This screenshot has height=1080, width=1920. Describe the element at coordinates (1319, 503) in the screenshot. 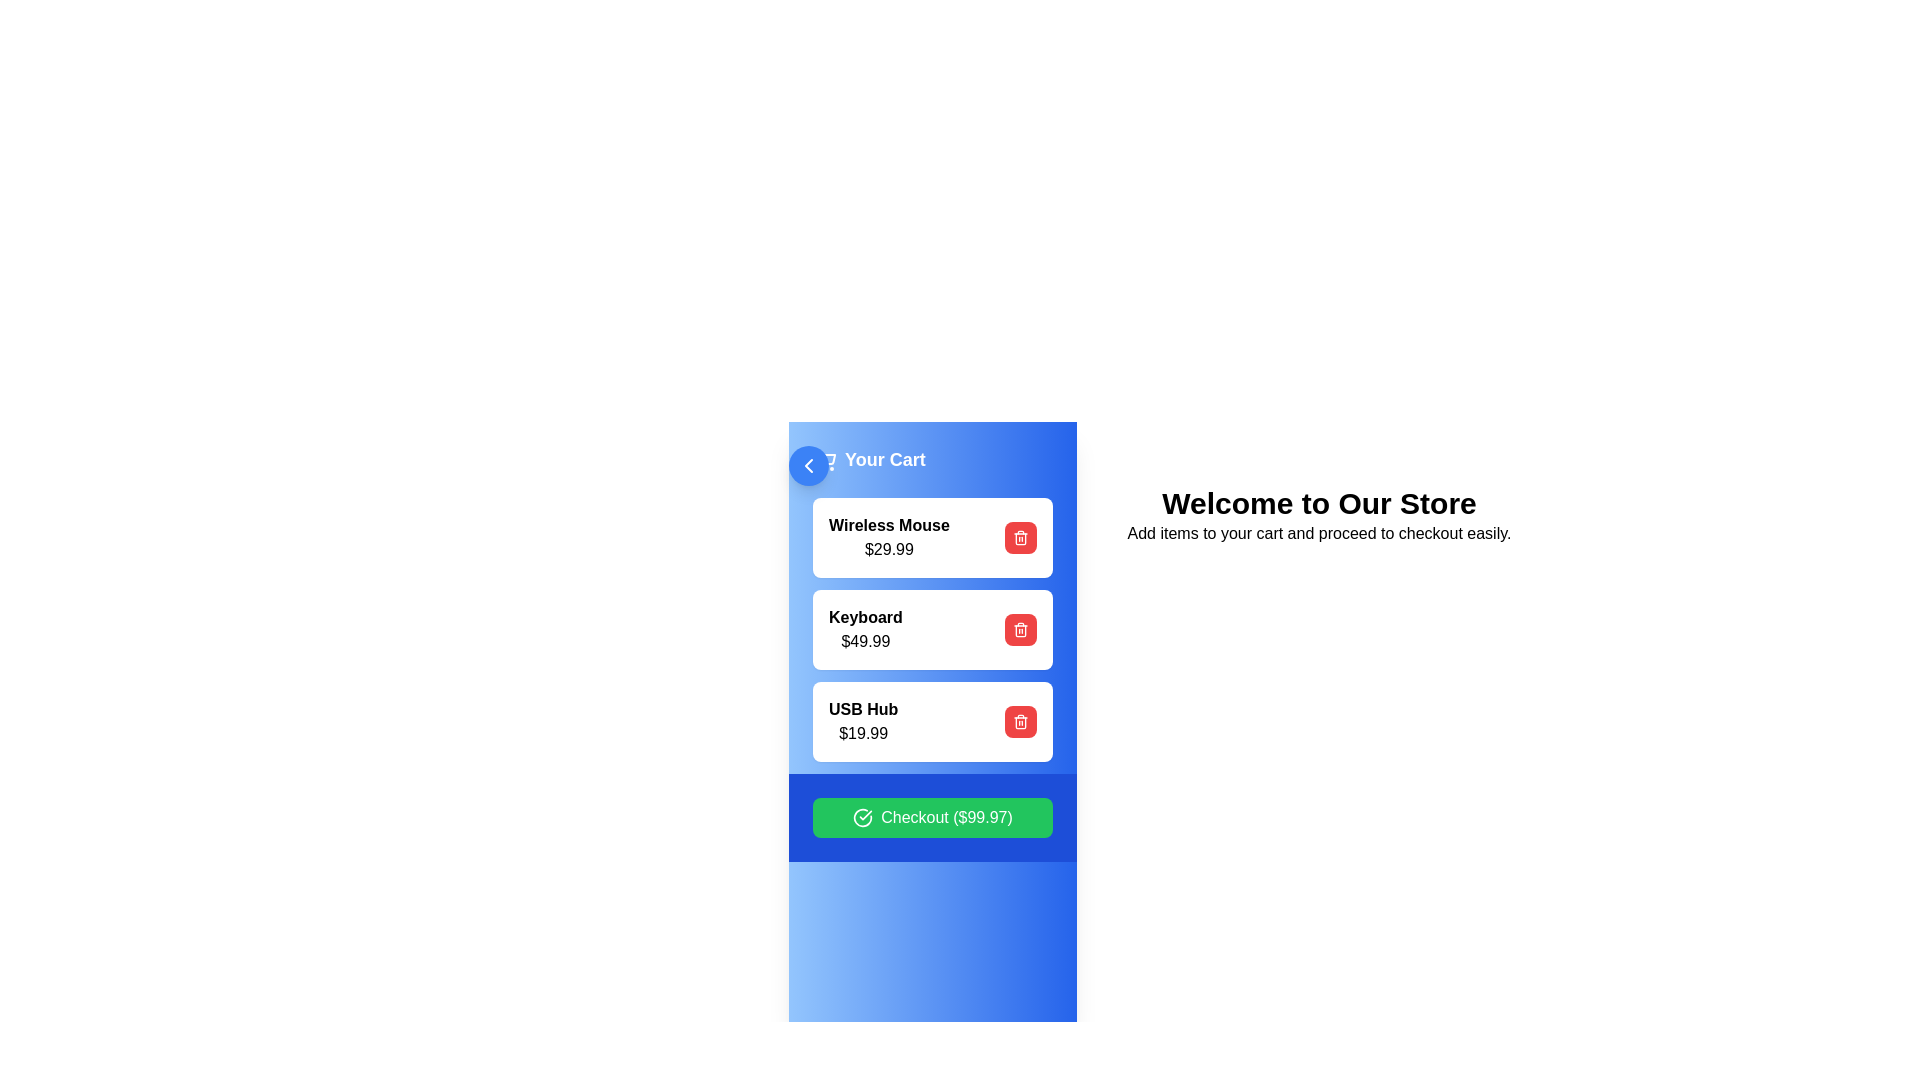

I see `the Text heading that welcomes users to the store interface, positioned above the paragraph with the text 'Add items to your cart and proceed to checkout easily'` at that location.